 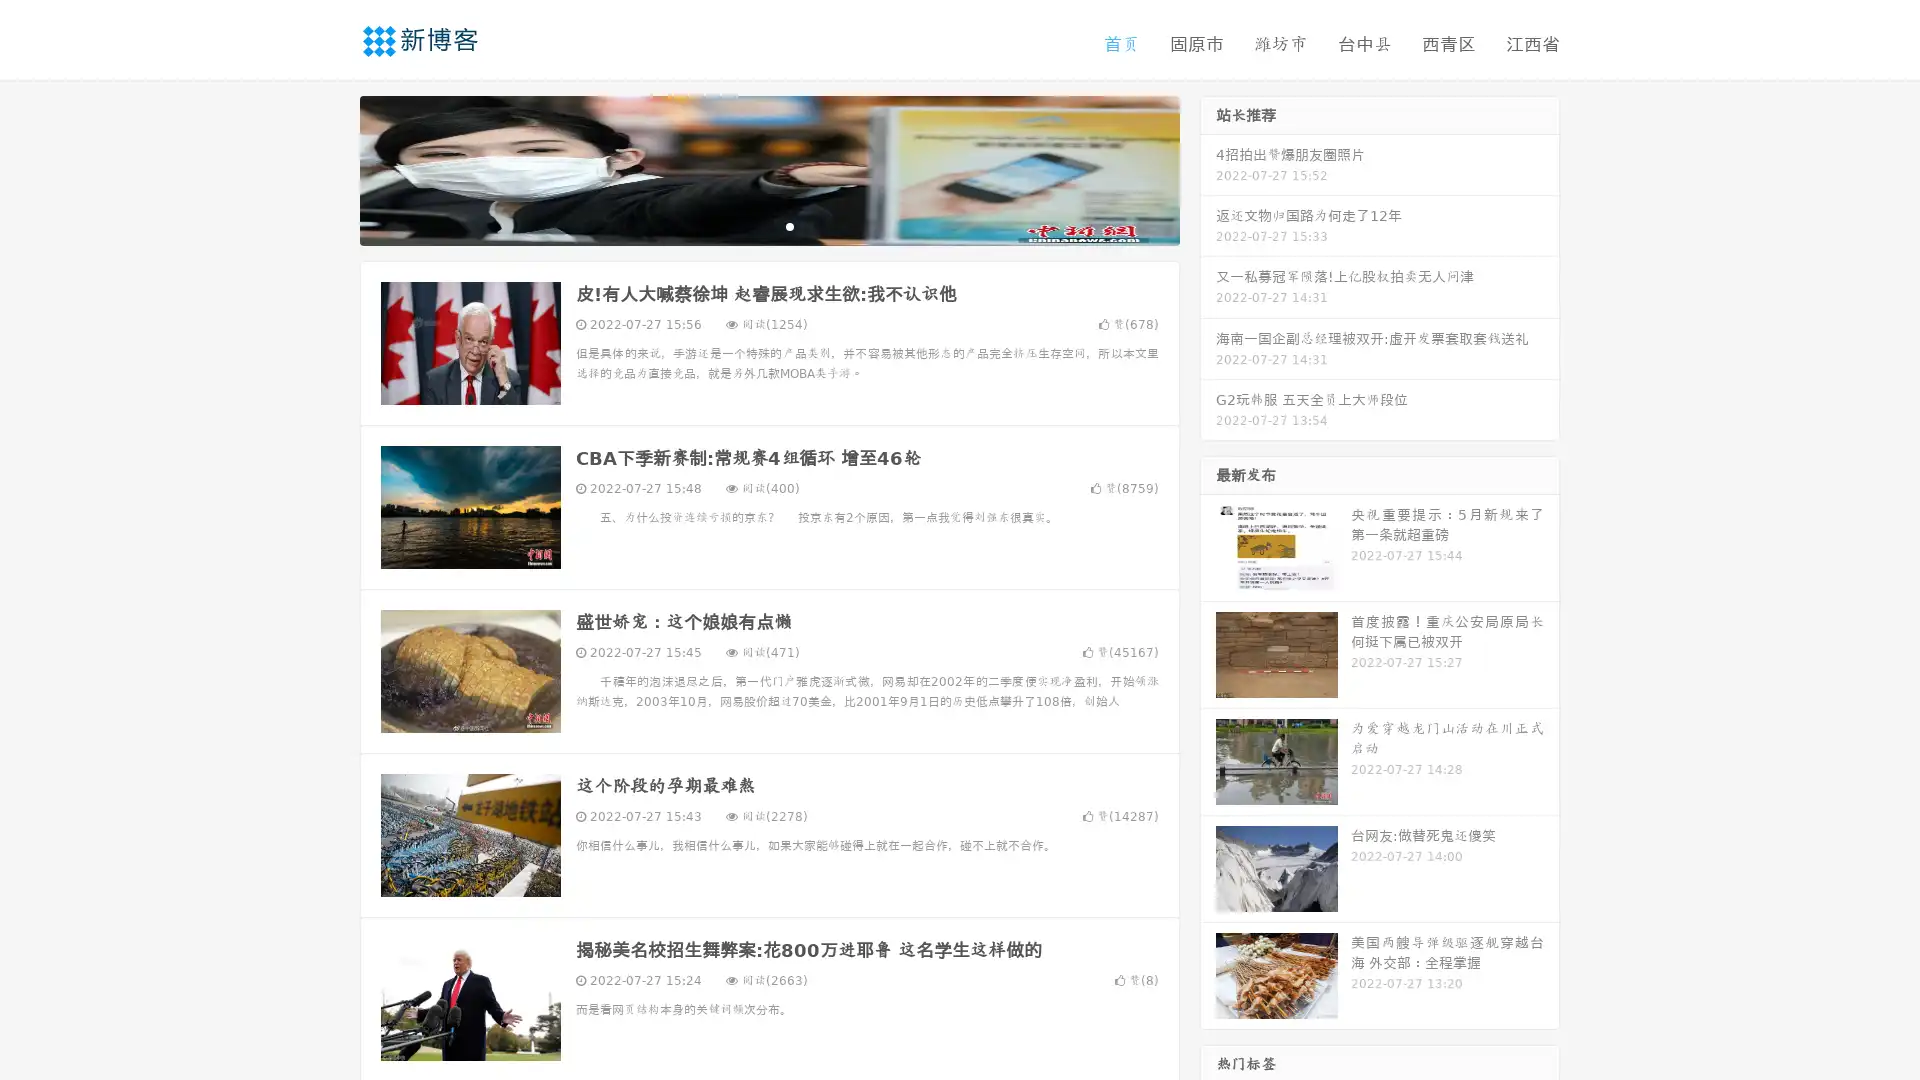 I want to click on Go to slide 3, so click(x=789, y=225).